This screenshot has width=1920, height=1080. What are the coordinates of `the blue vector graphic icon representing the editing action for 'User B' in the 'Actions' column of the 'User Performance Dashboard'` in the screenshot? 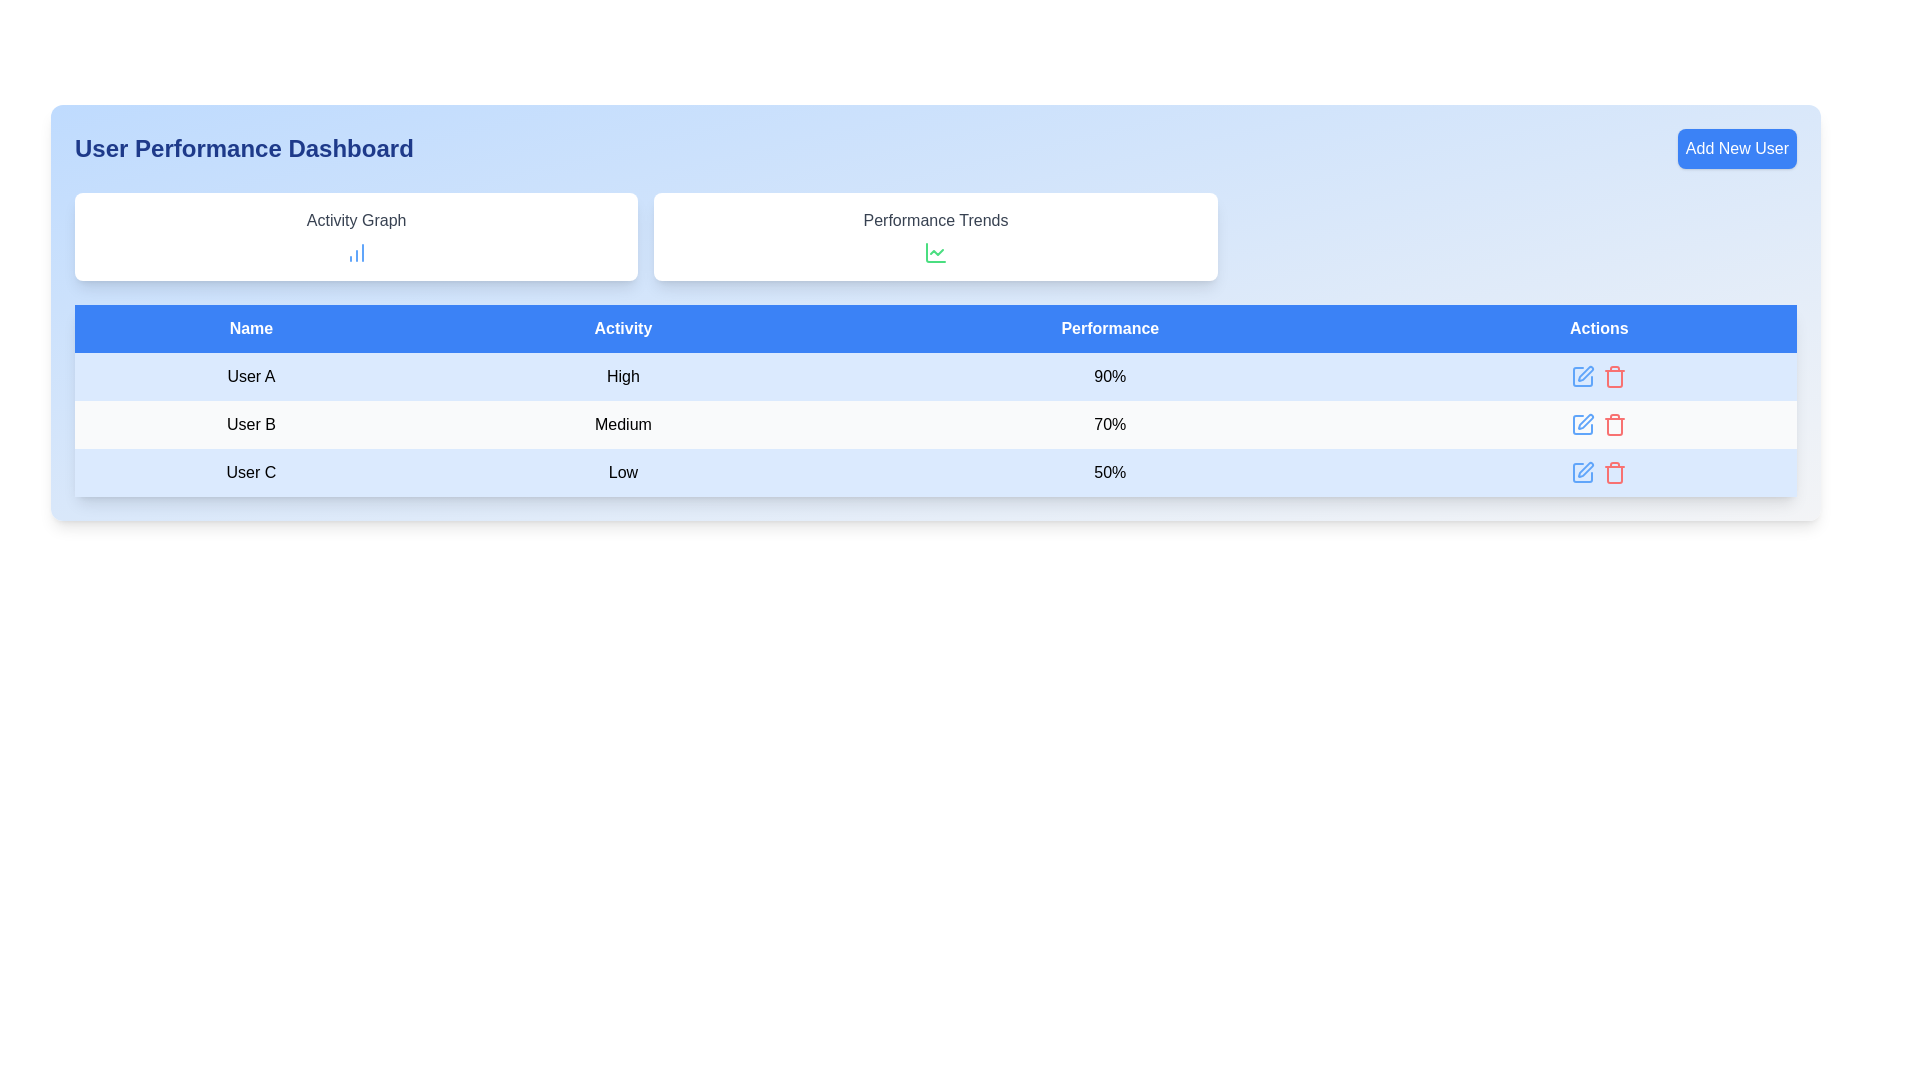 It's located at (1585, 420).